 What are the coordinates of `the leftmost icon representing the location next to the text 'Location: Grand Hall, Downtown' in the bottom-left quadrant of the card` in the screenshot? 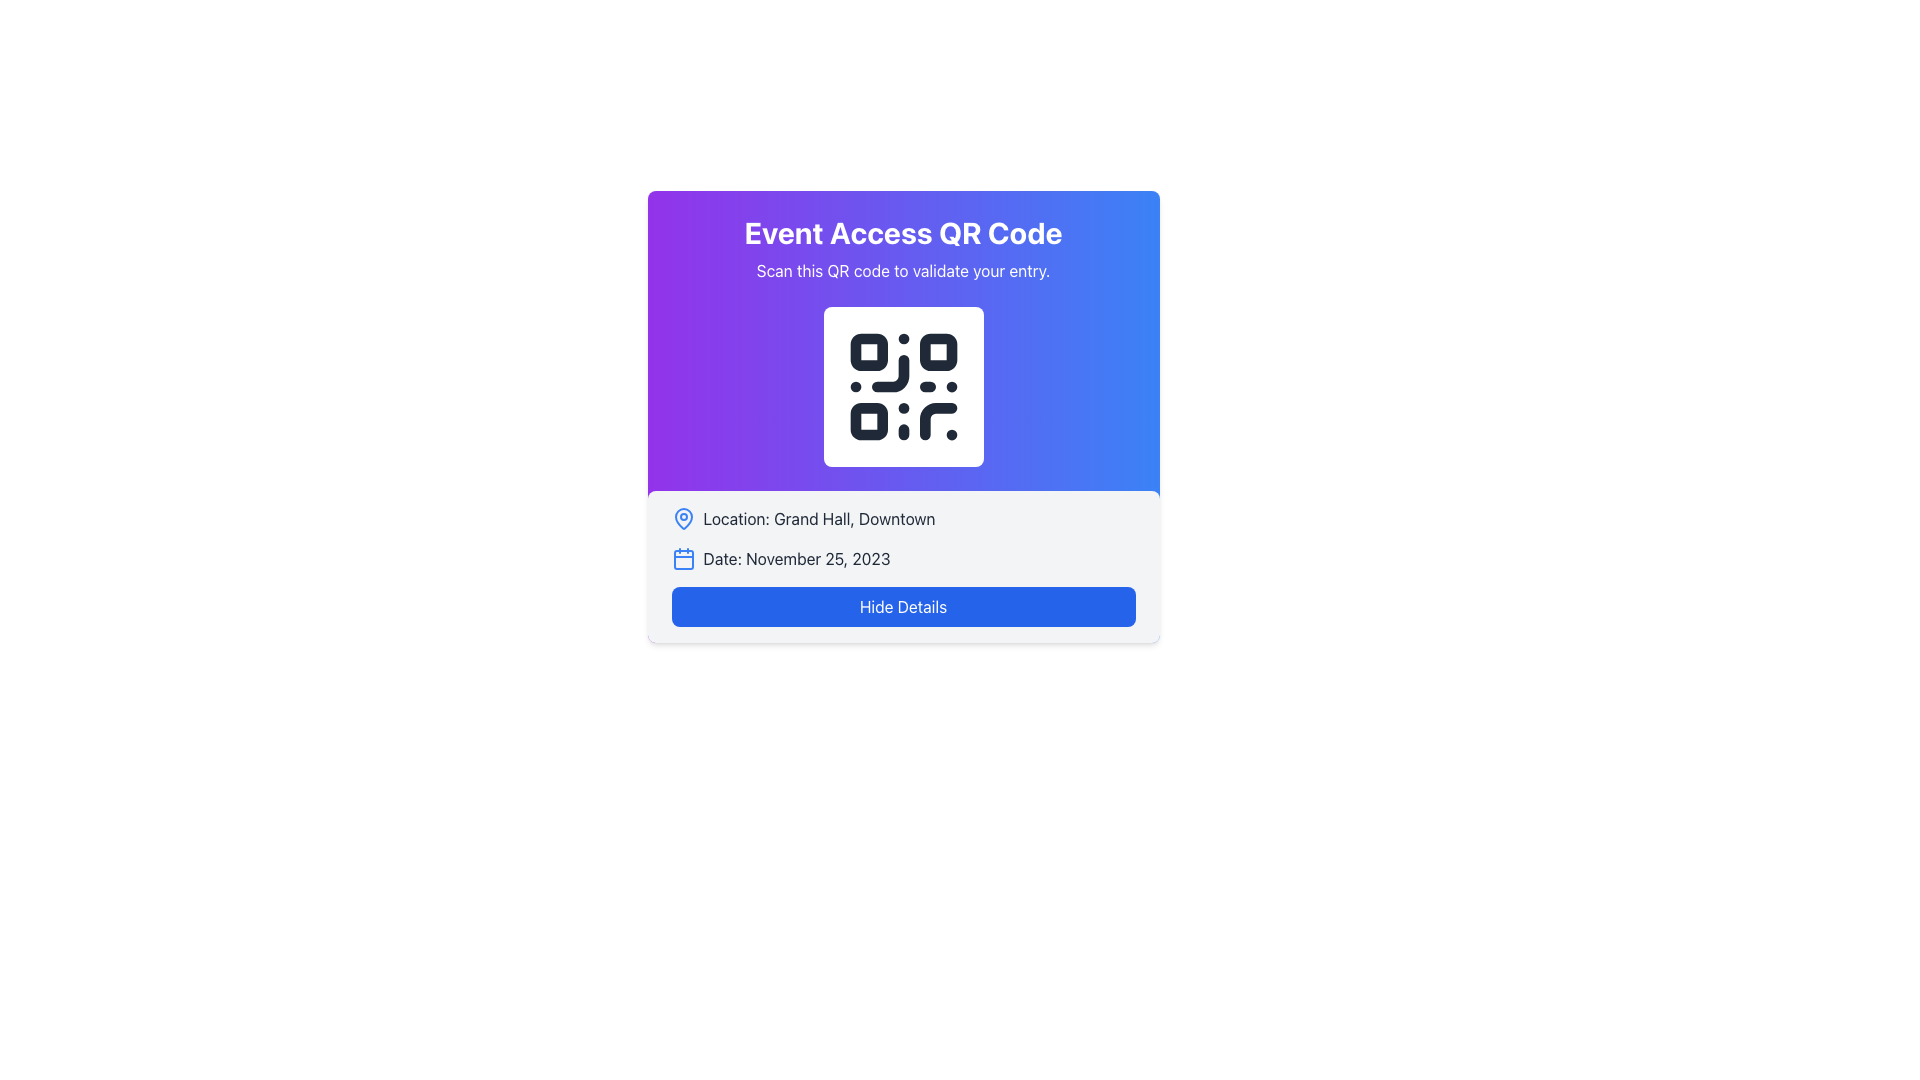 It's located at (683, 518).